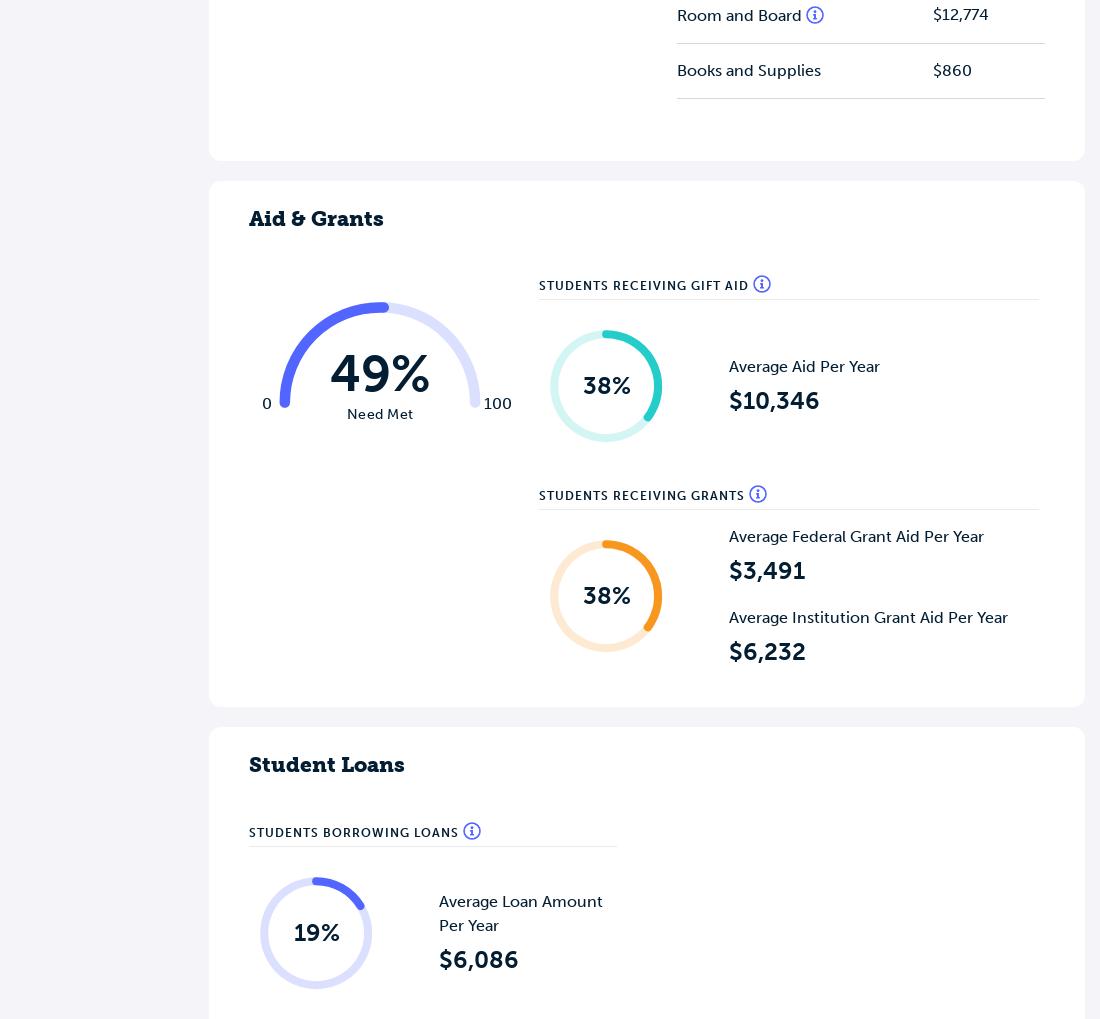  I want to click on '+ amount for off-campus (not with family) room, board and other expenses * # of students living off-campus not with family)', so click(820, 456).